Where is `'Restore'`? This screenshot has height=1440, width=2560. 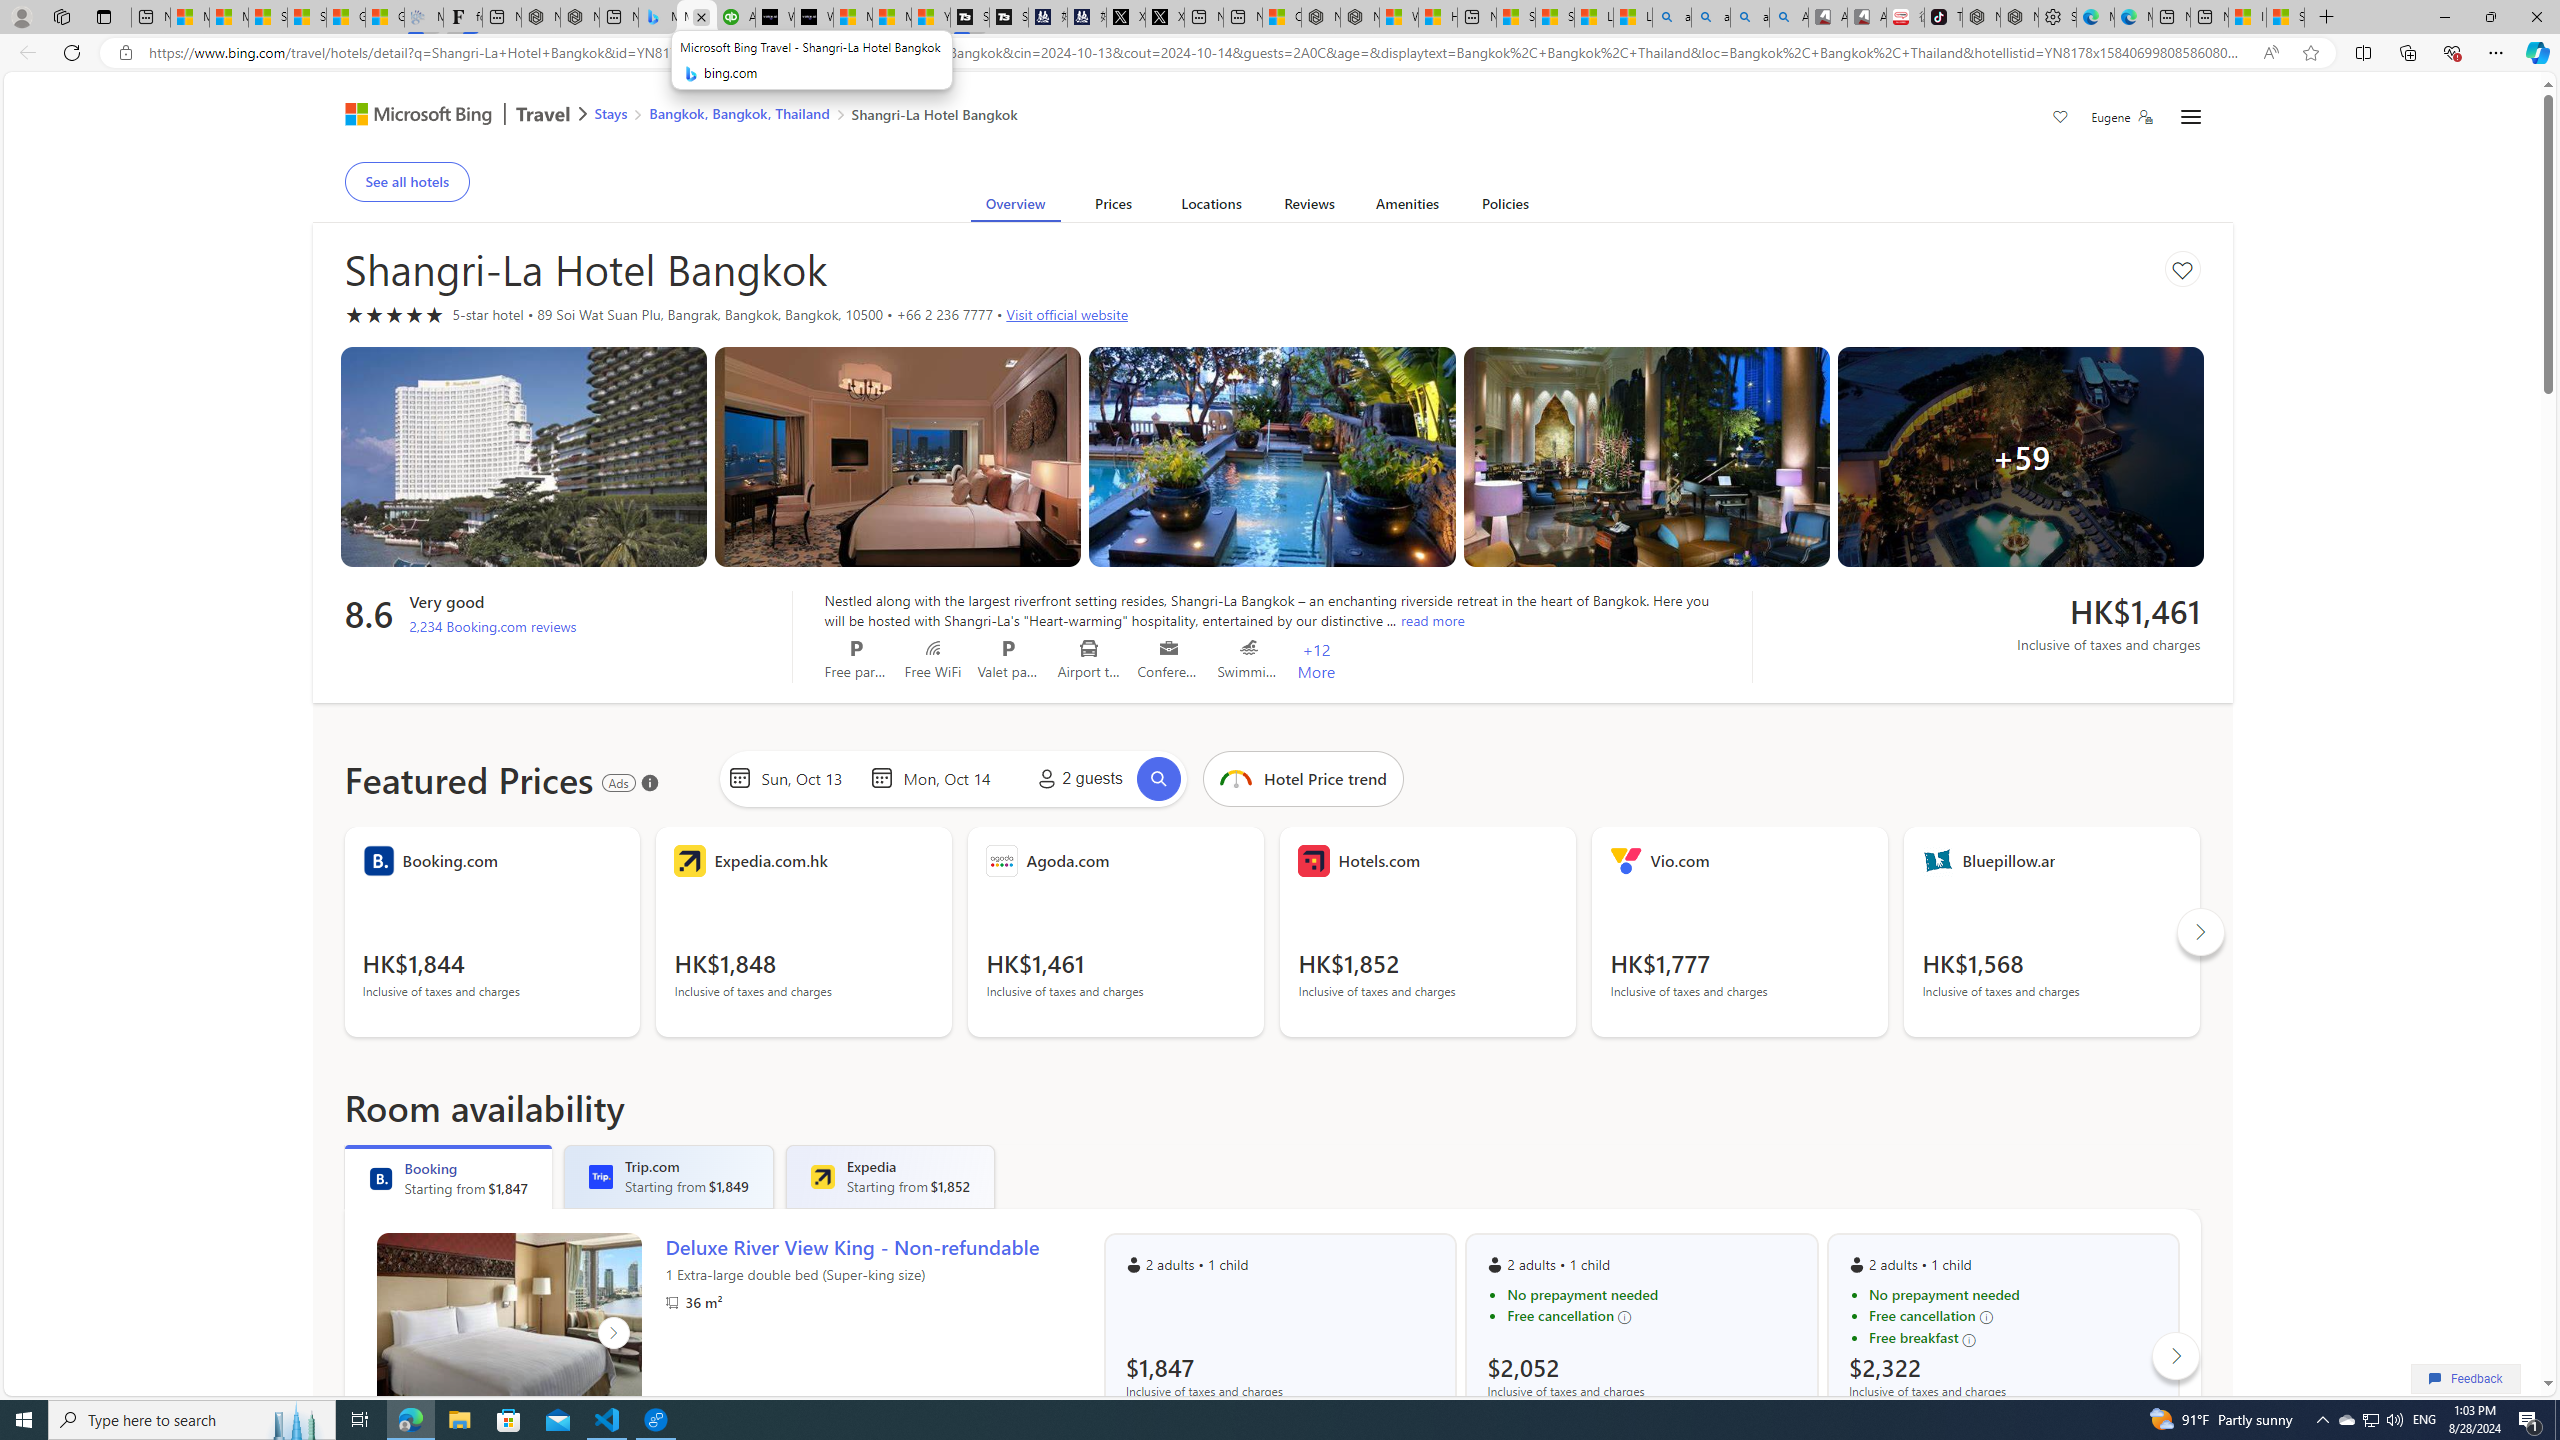
'Restore' is located at coordinates (2490, 16).